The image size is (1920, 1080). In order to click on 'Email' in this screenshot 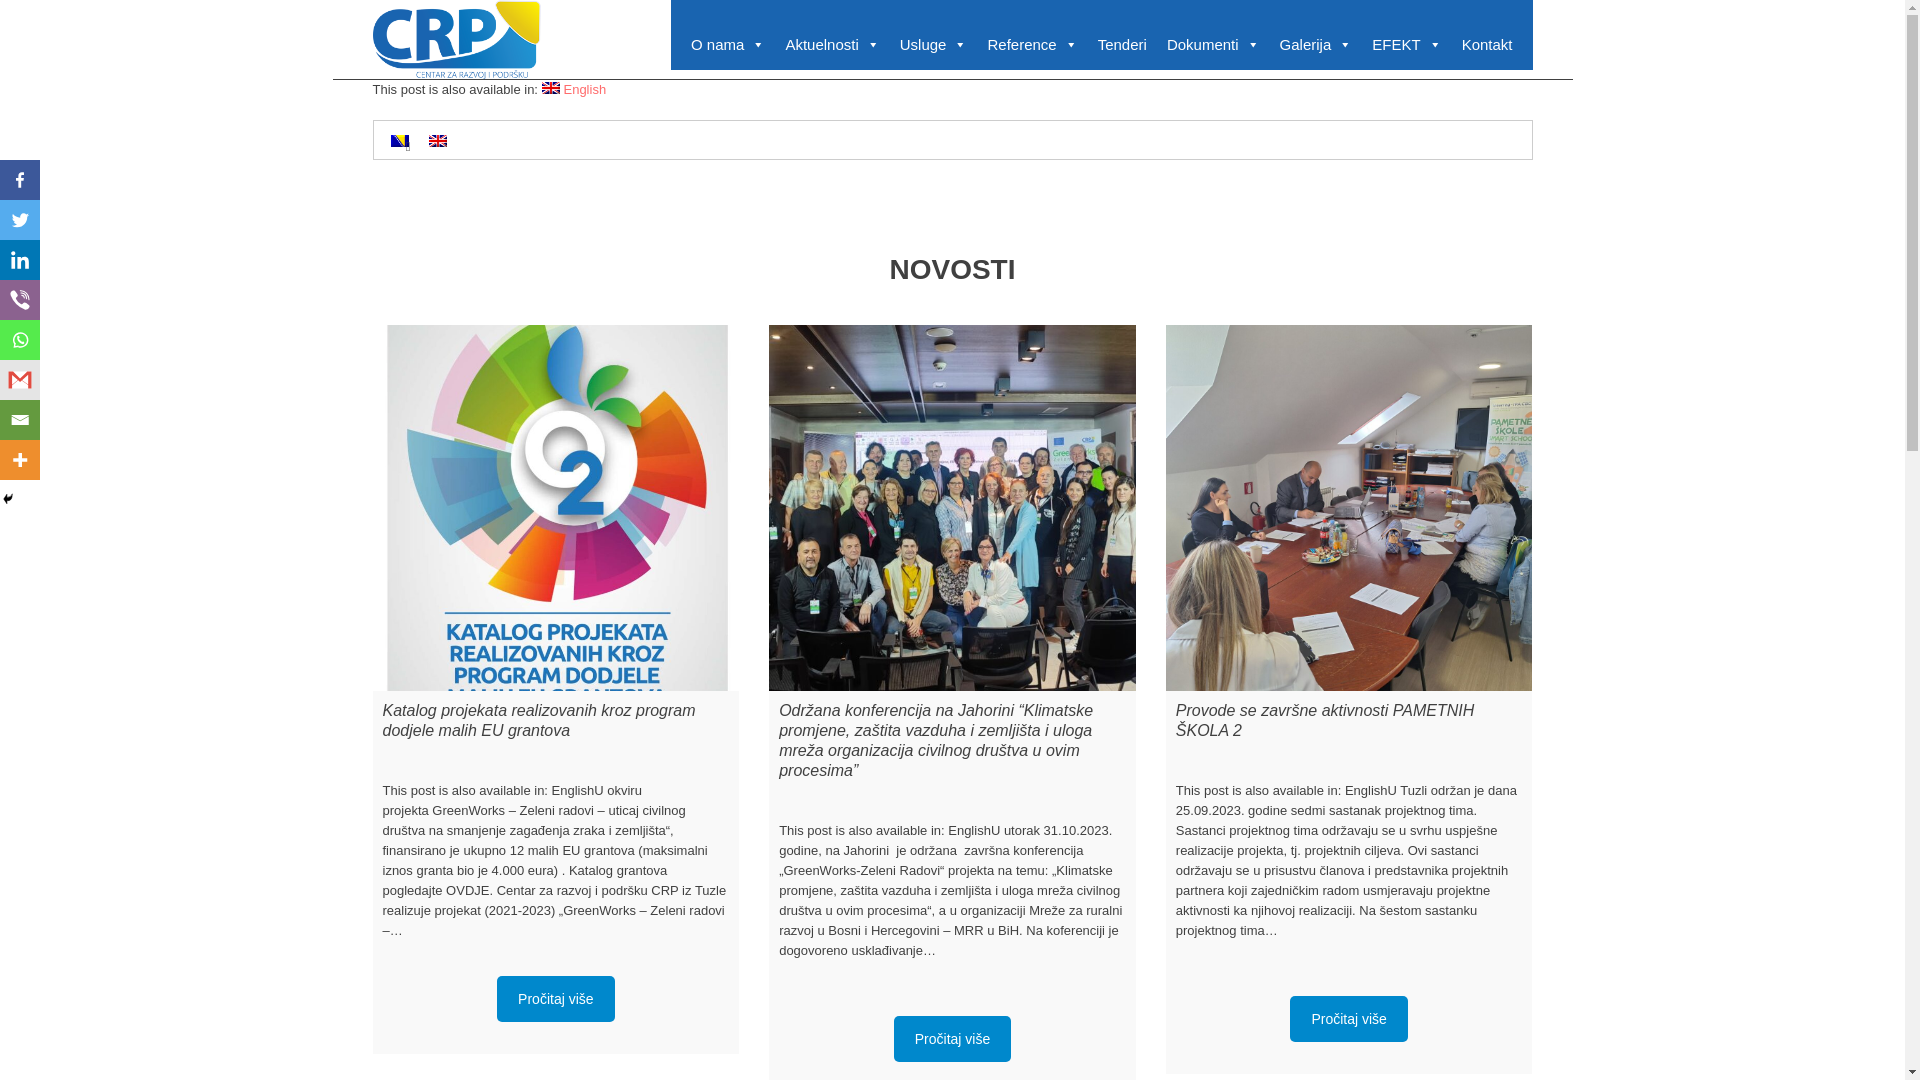, I will do `click(19, 419)`.